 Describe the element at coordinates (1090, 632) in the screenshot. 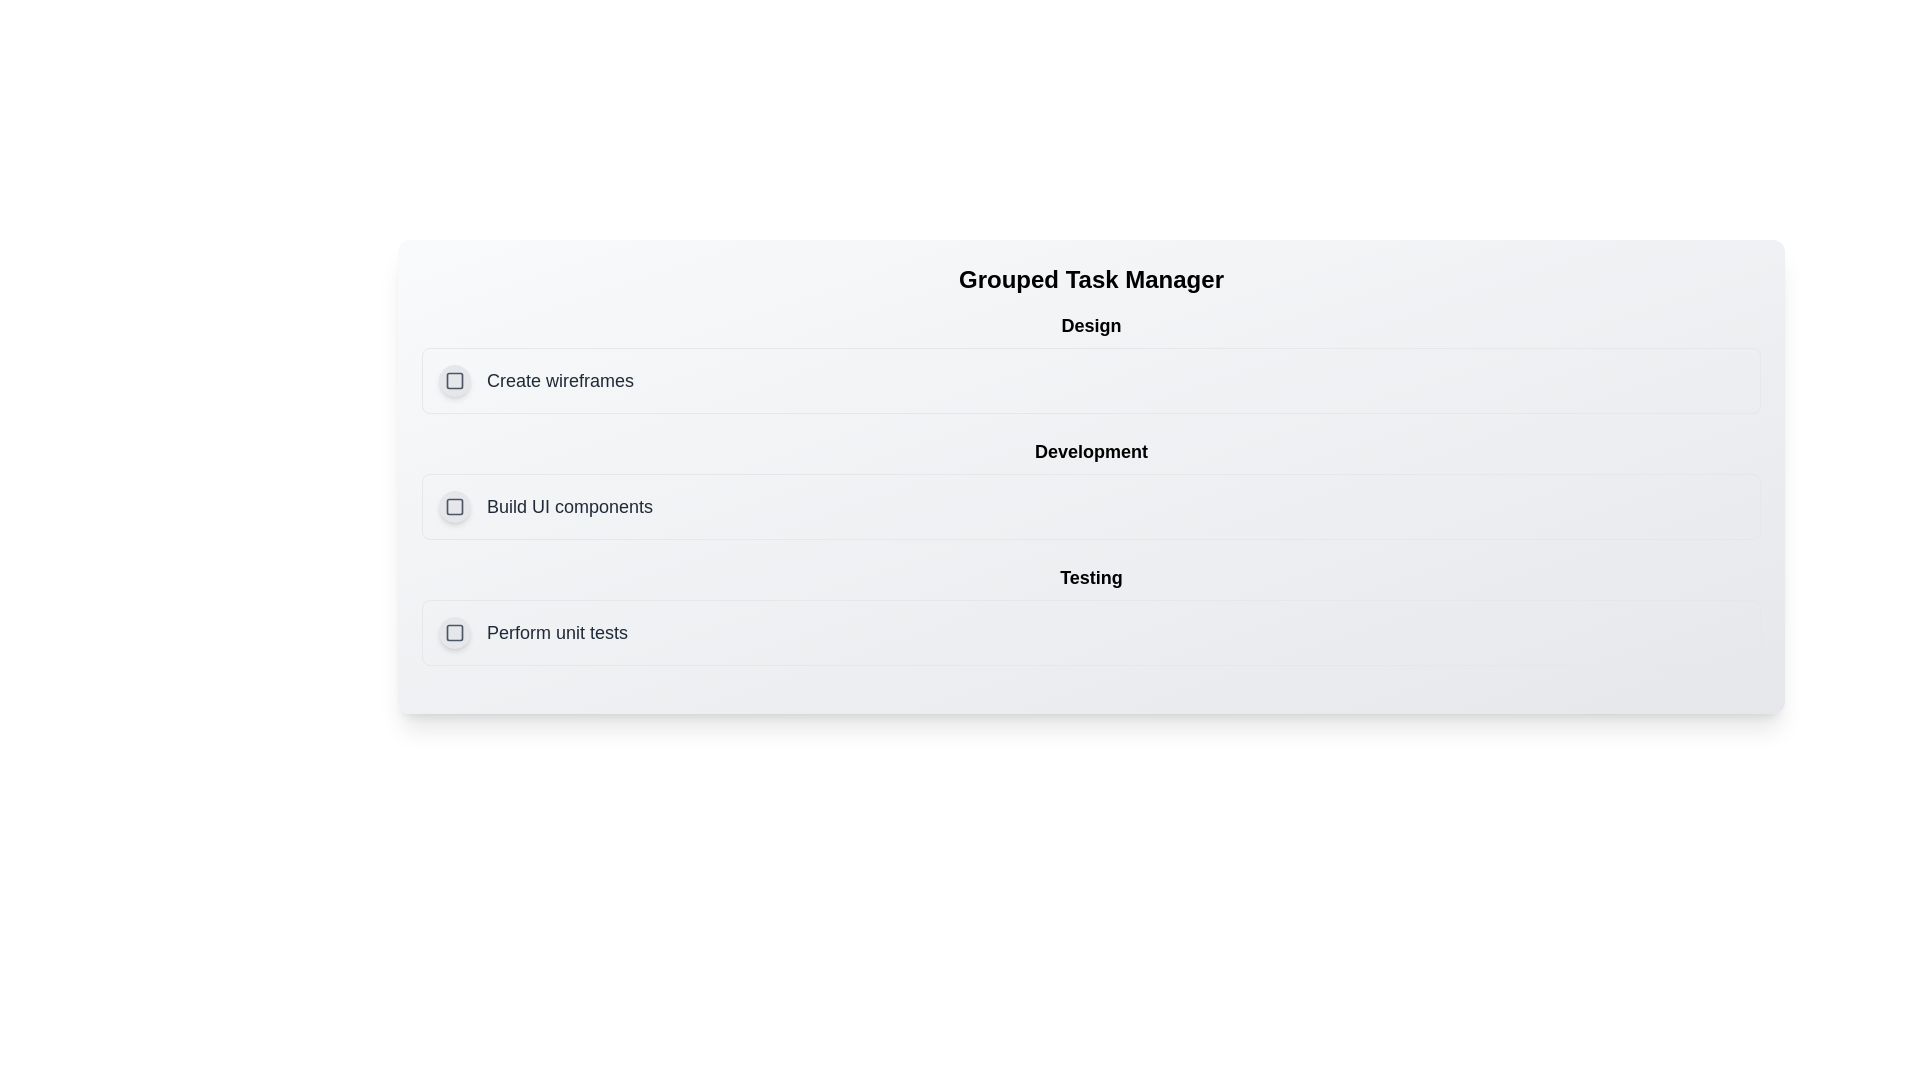

I see `the 'Perform unit tests' checkbox` at that location.